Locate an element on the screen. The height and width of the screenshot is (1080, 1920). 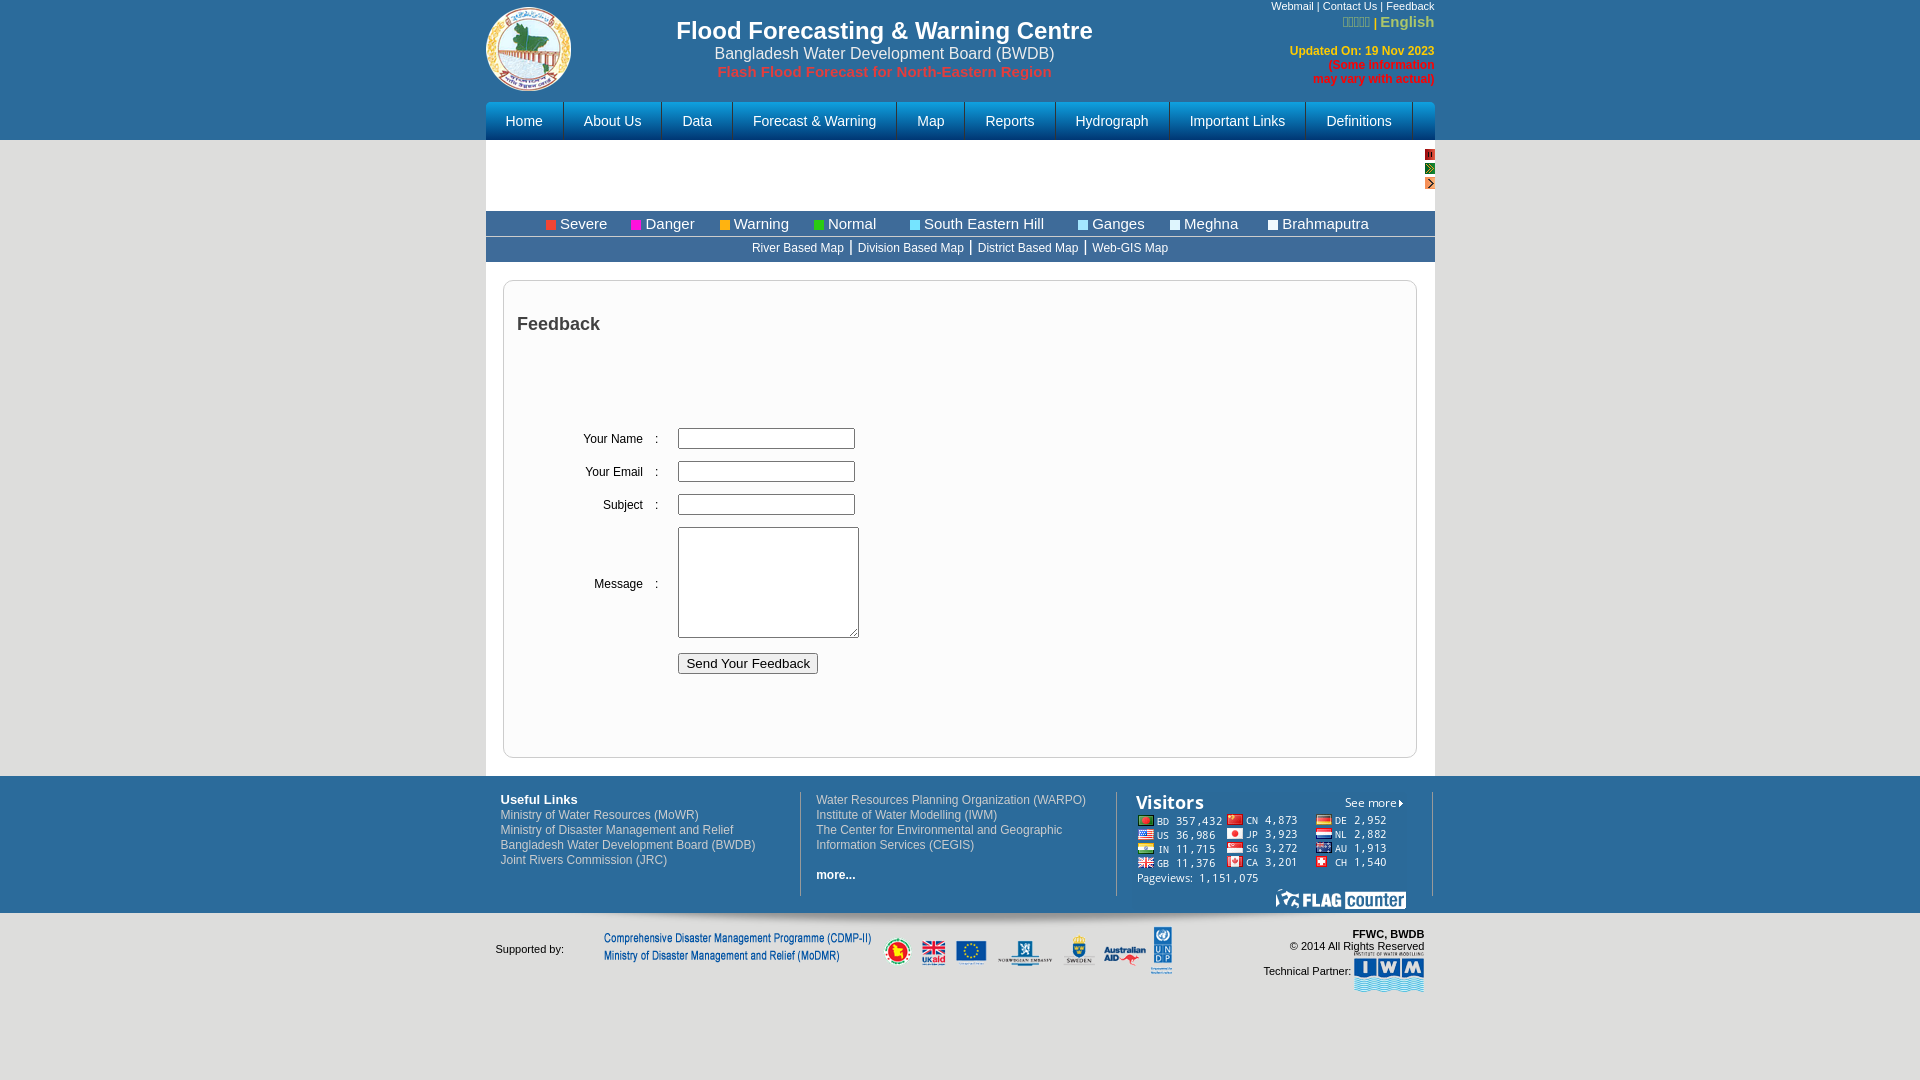
'District Based Map' is located at coordinates (1028, 246).